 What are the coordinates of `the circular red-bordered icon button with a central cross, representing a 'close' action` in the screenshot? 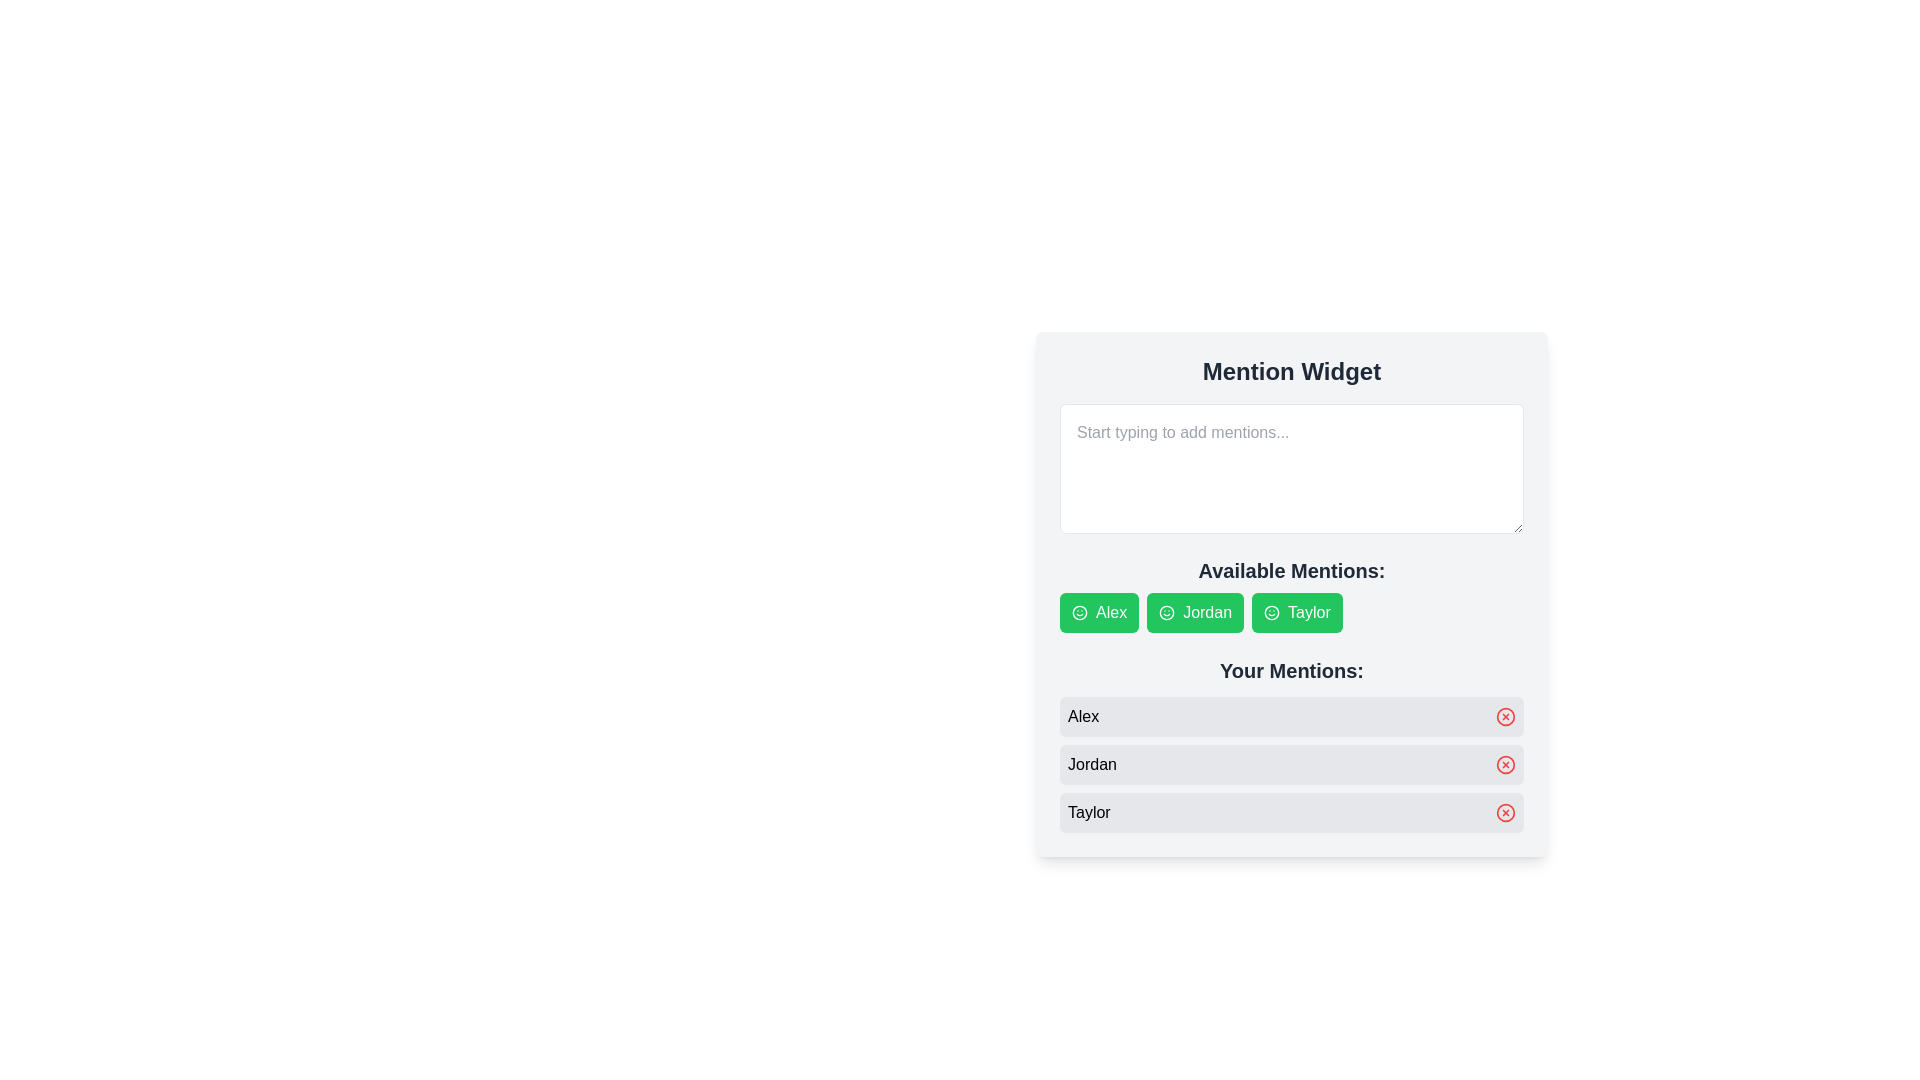 It's located at (1506, 716).